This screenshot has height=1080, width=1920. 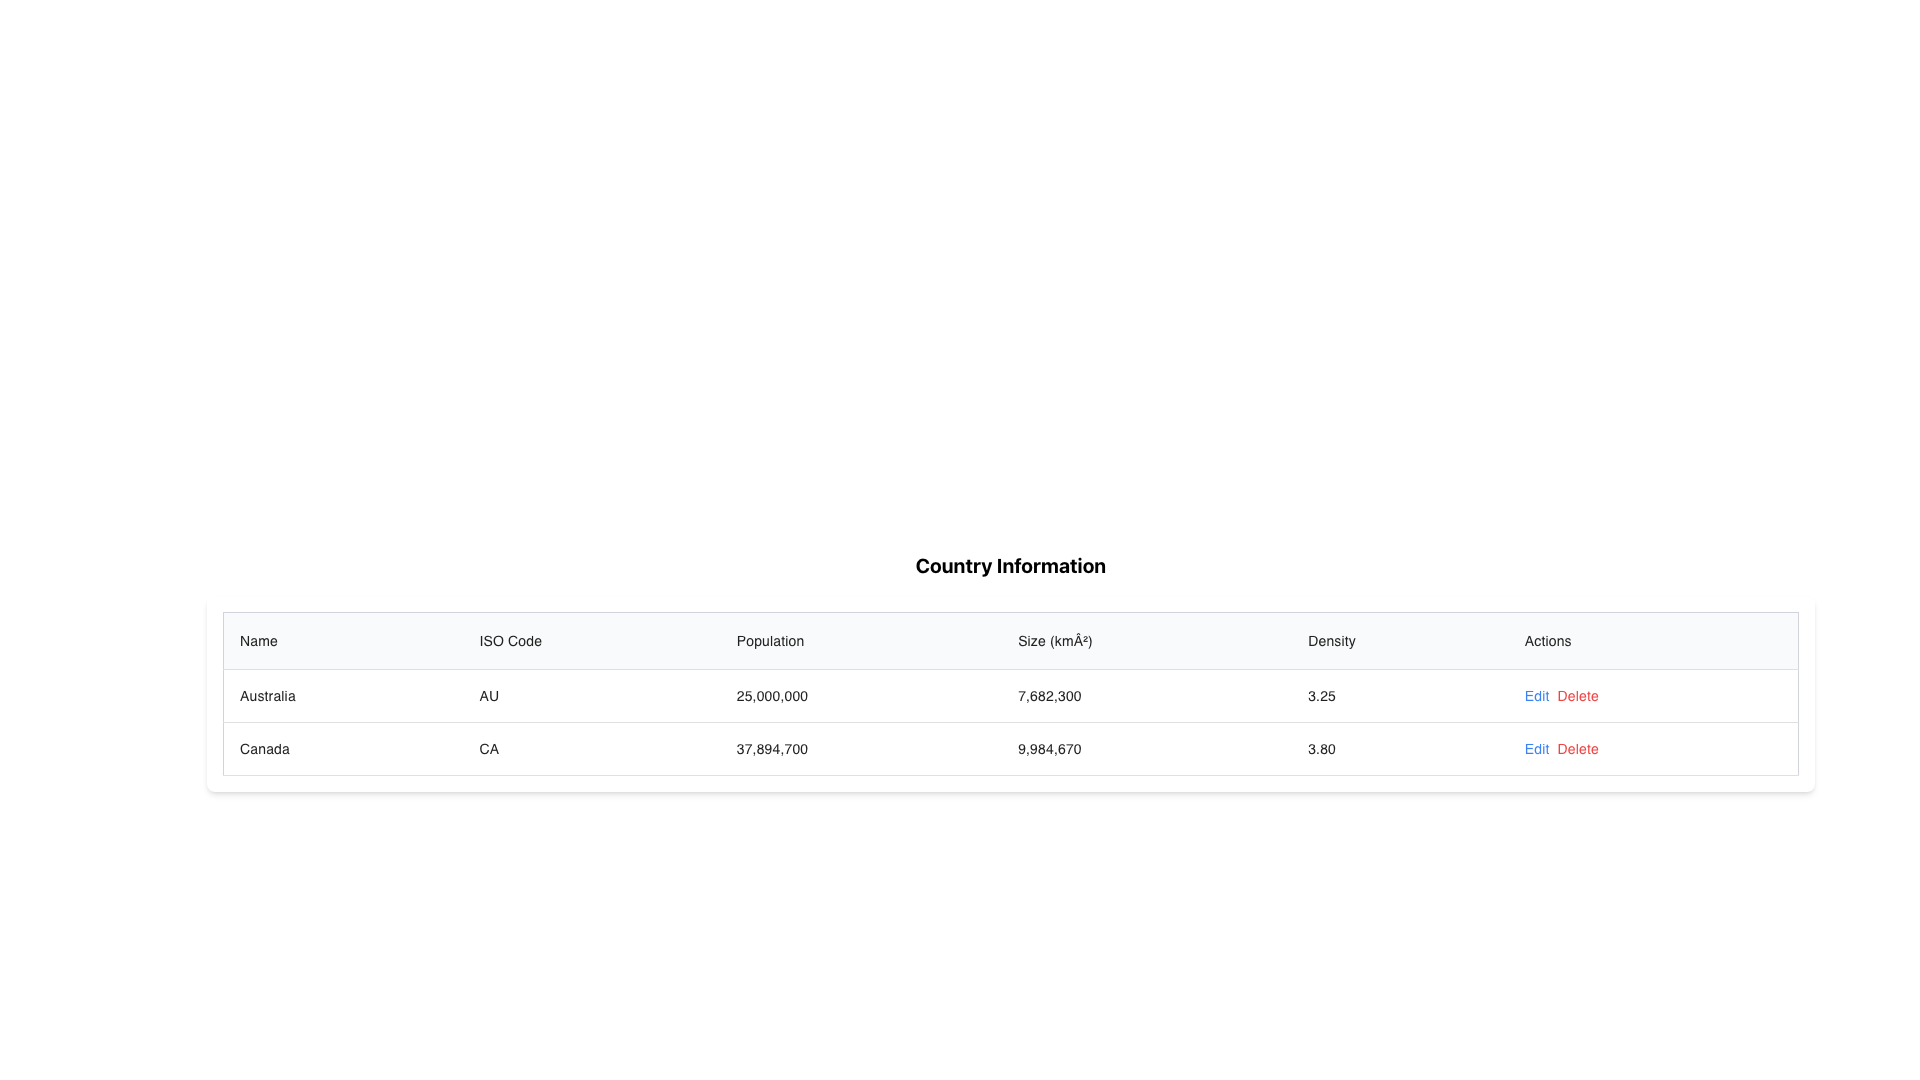 I want to click on the 'Edit' interactive text link in the 'Actions' column of the row for 'Canada', so click(x=1536, y=695).